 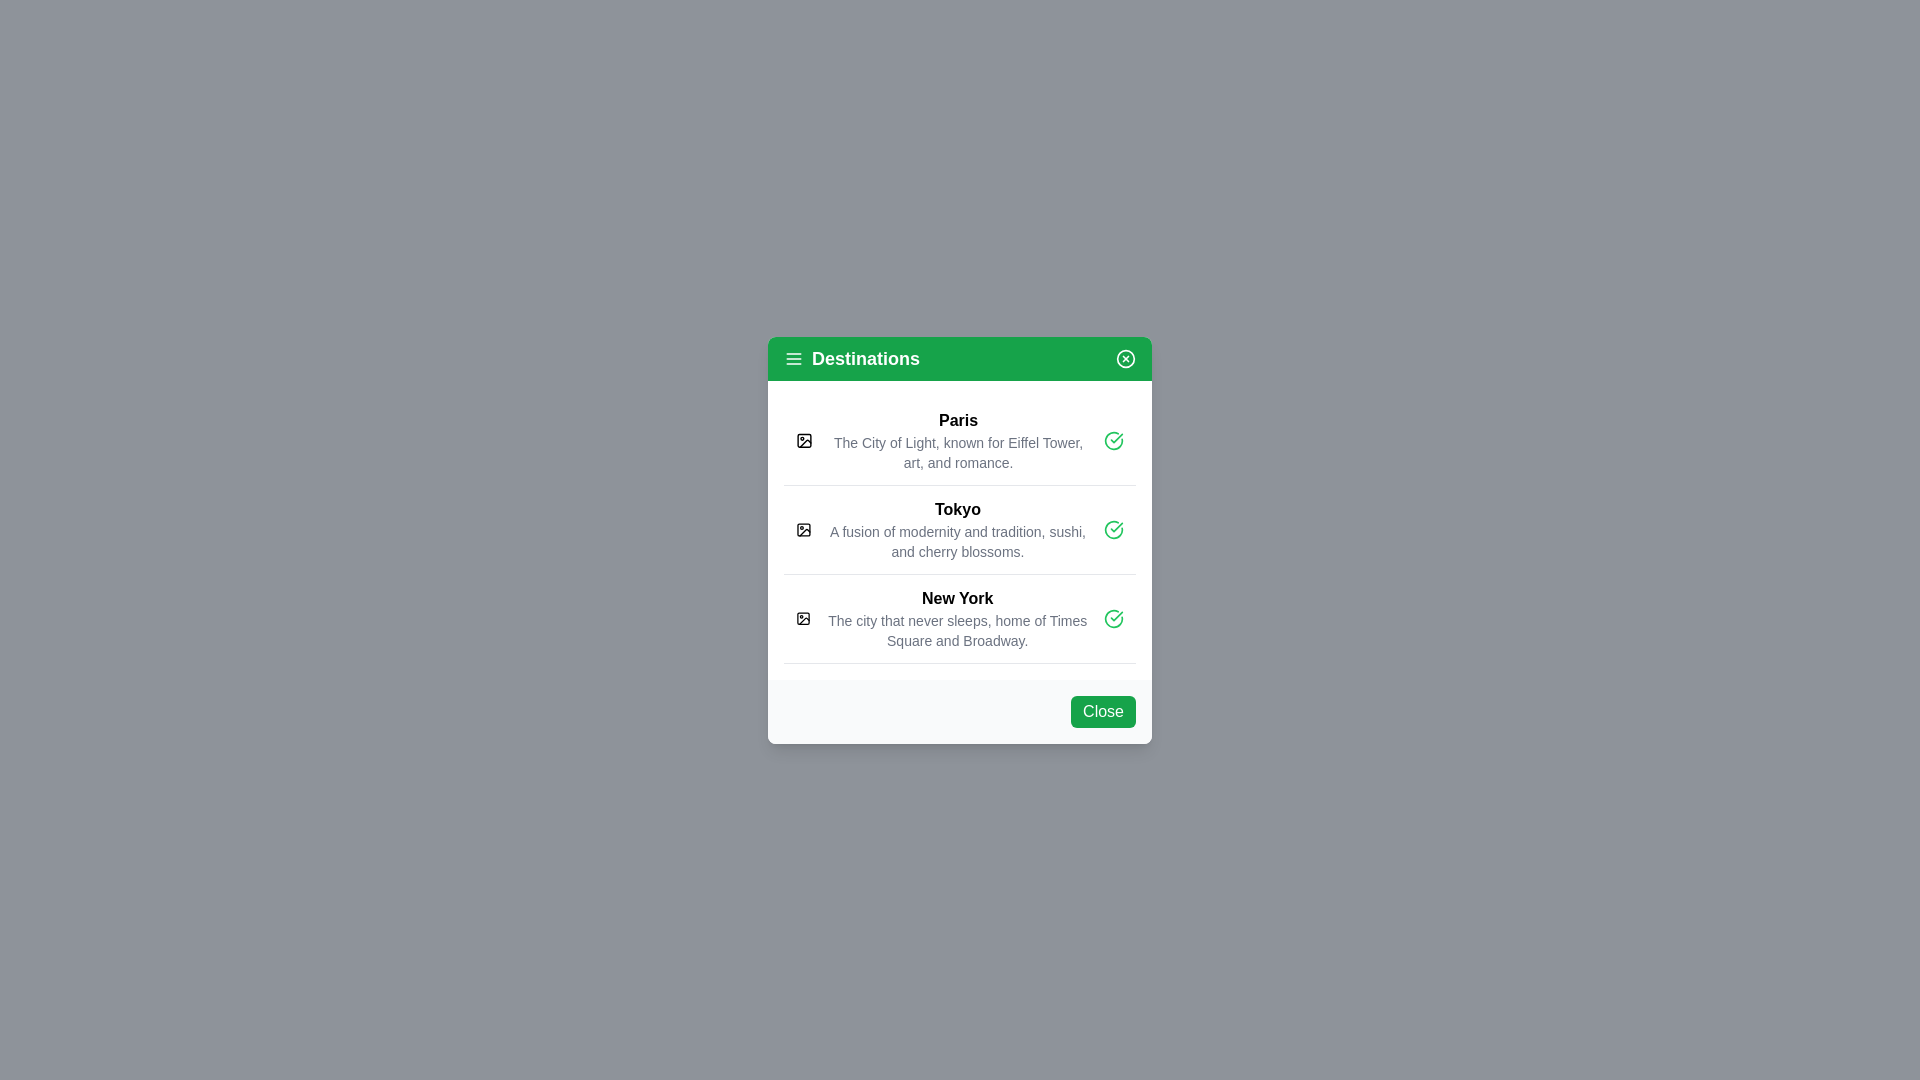 What do you see at coordinates (960, 617) in the screenshot?
I see `the bold title text reading 'New York' in the third list item of the vertical list within the modal window` at bounding box center [960, 617].